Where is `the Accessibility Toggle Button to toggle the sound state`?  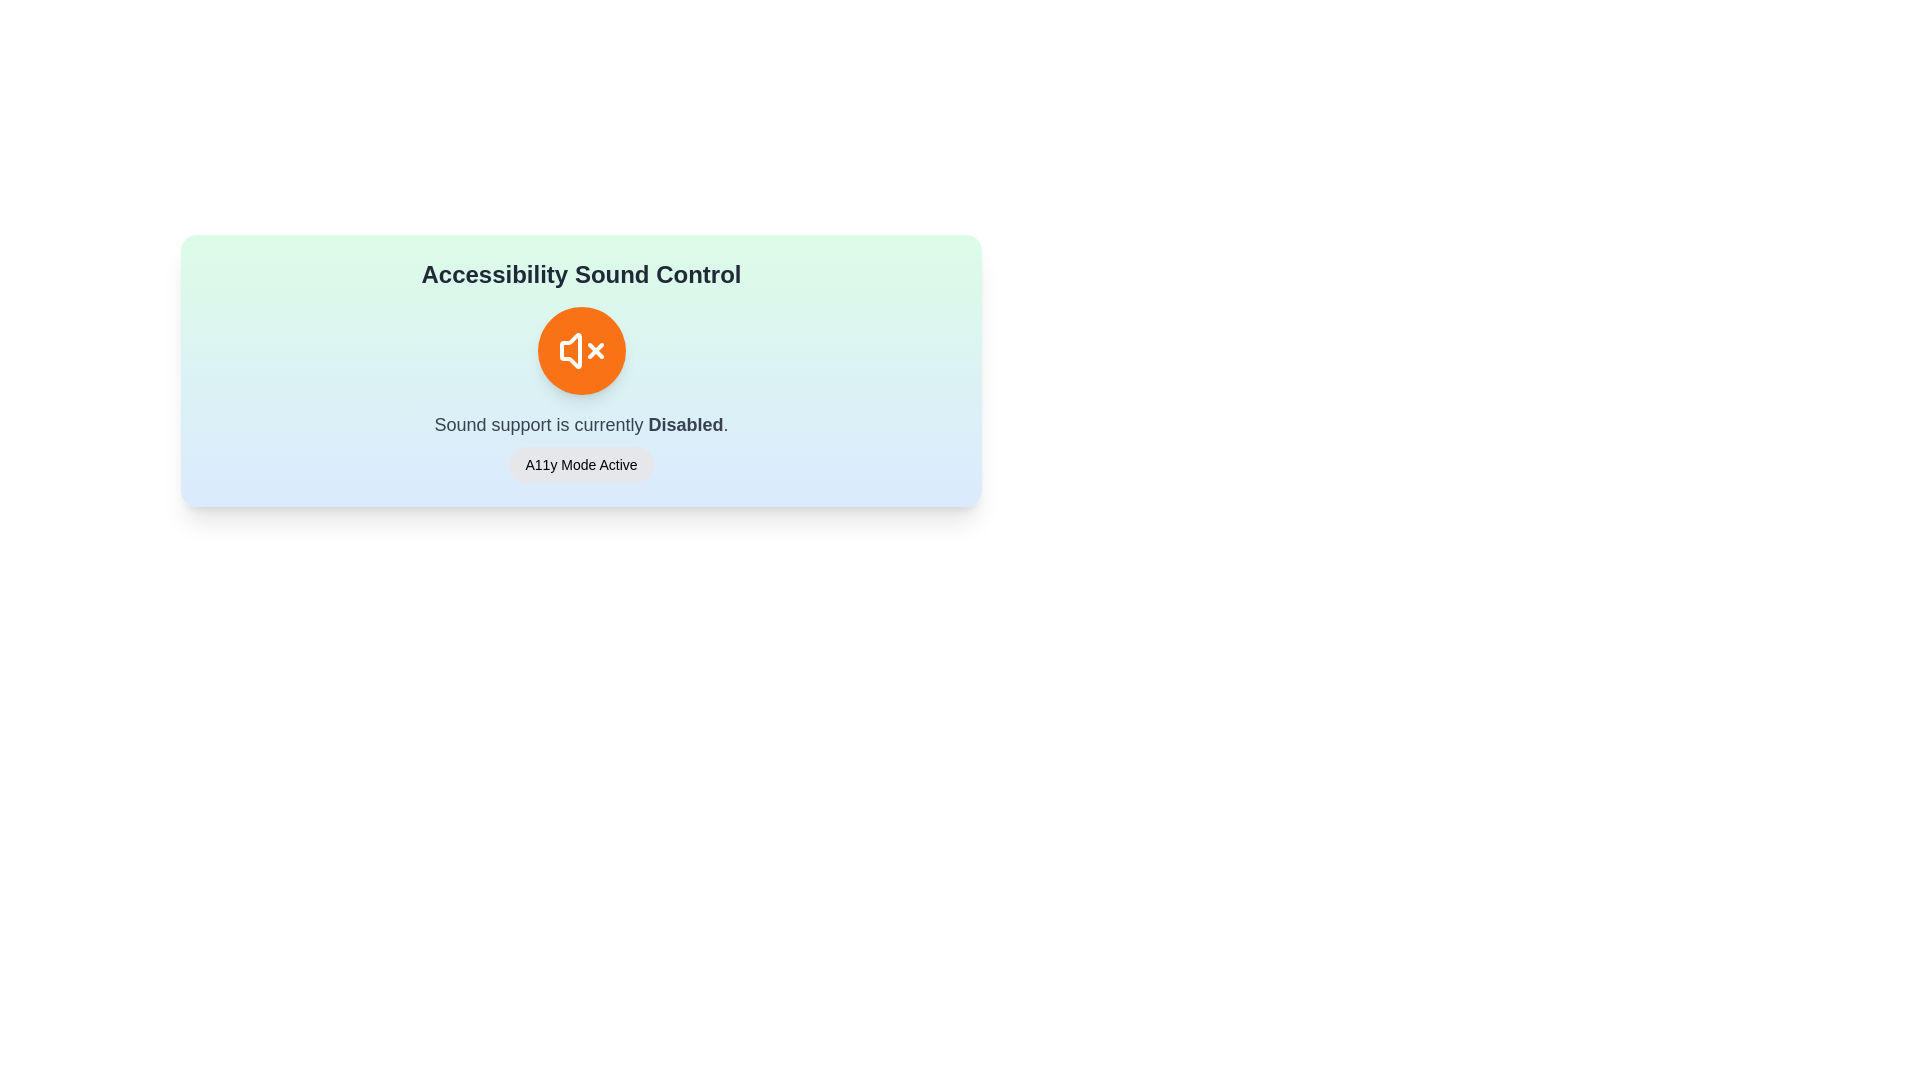
the Accessibility Toggle Button to toggle the sound state is located at coordinates (580, 350).